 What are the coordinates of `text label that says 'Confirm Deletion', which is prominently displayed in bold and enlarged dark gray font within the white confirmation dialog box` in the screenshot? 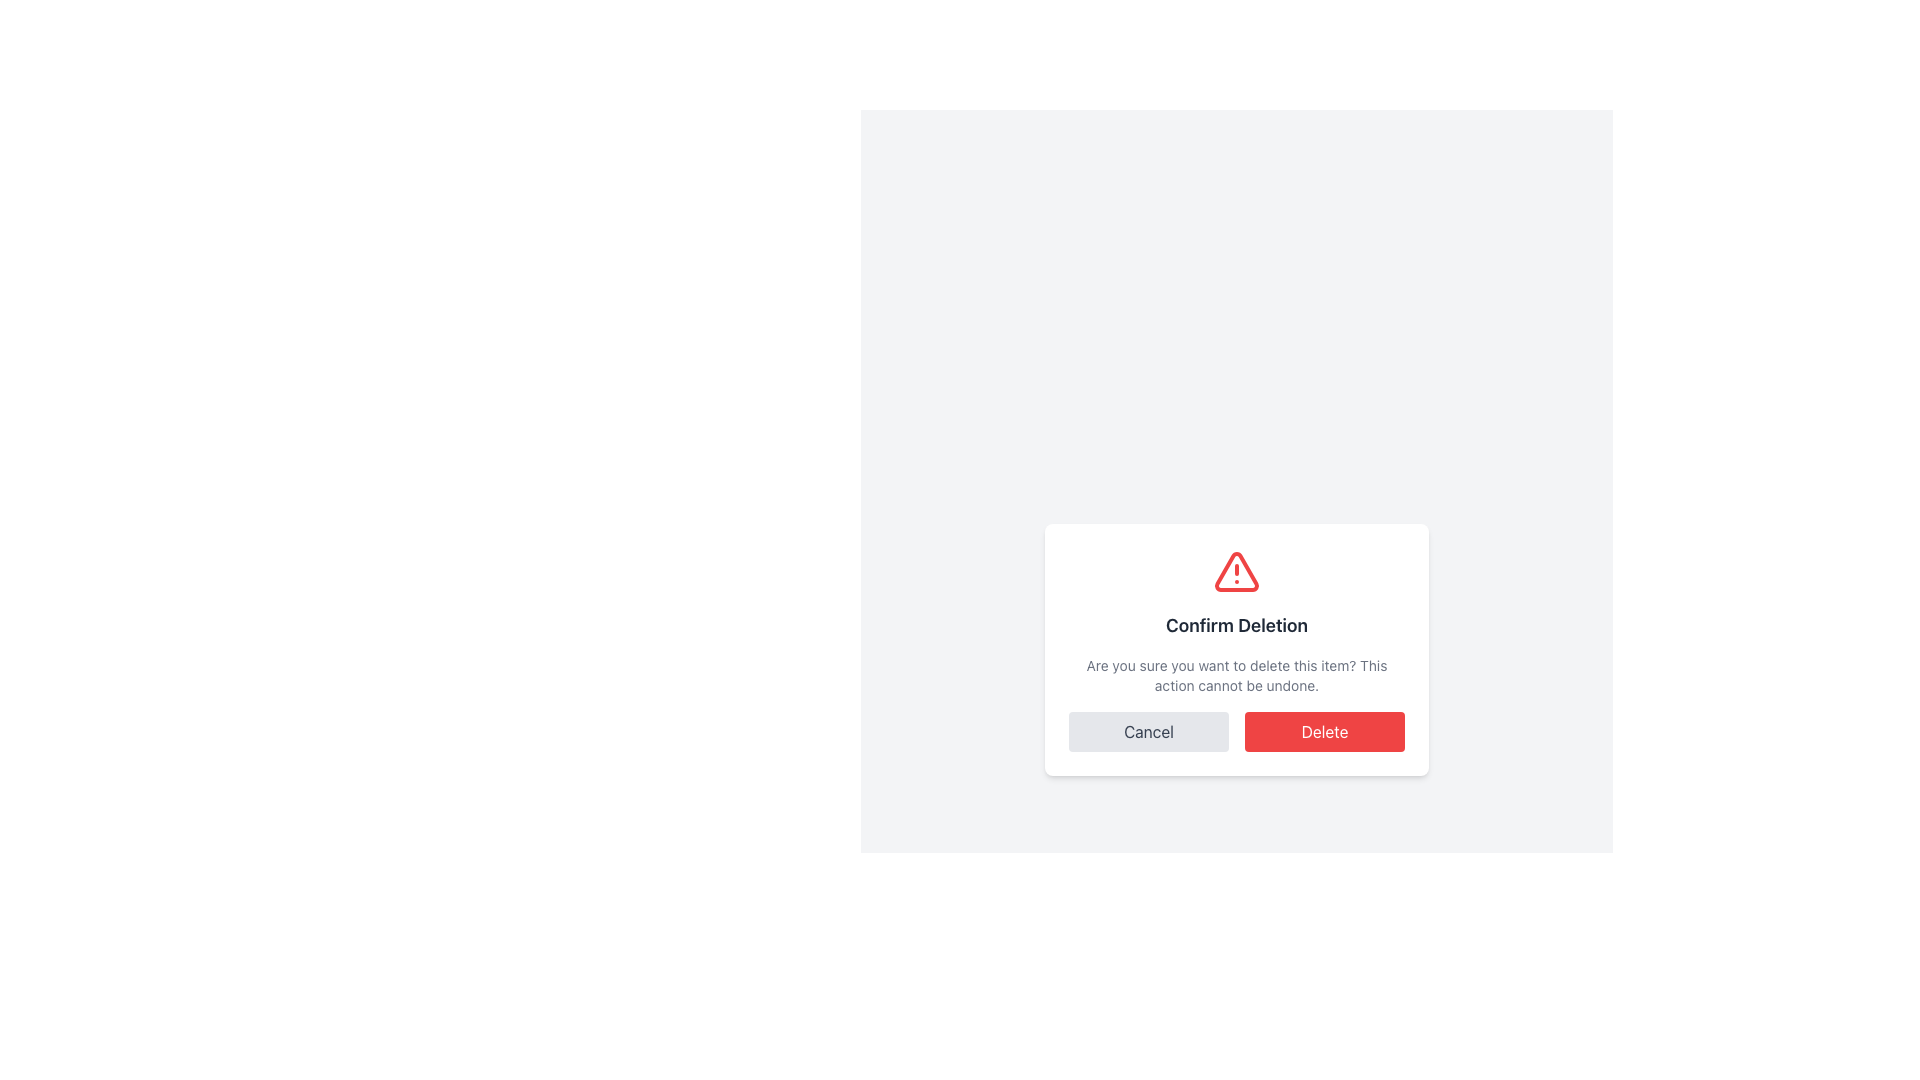 It's located at (1236, 624).